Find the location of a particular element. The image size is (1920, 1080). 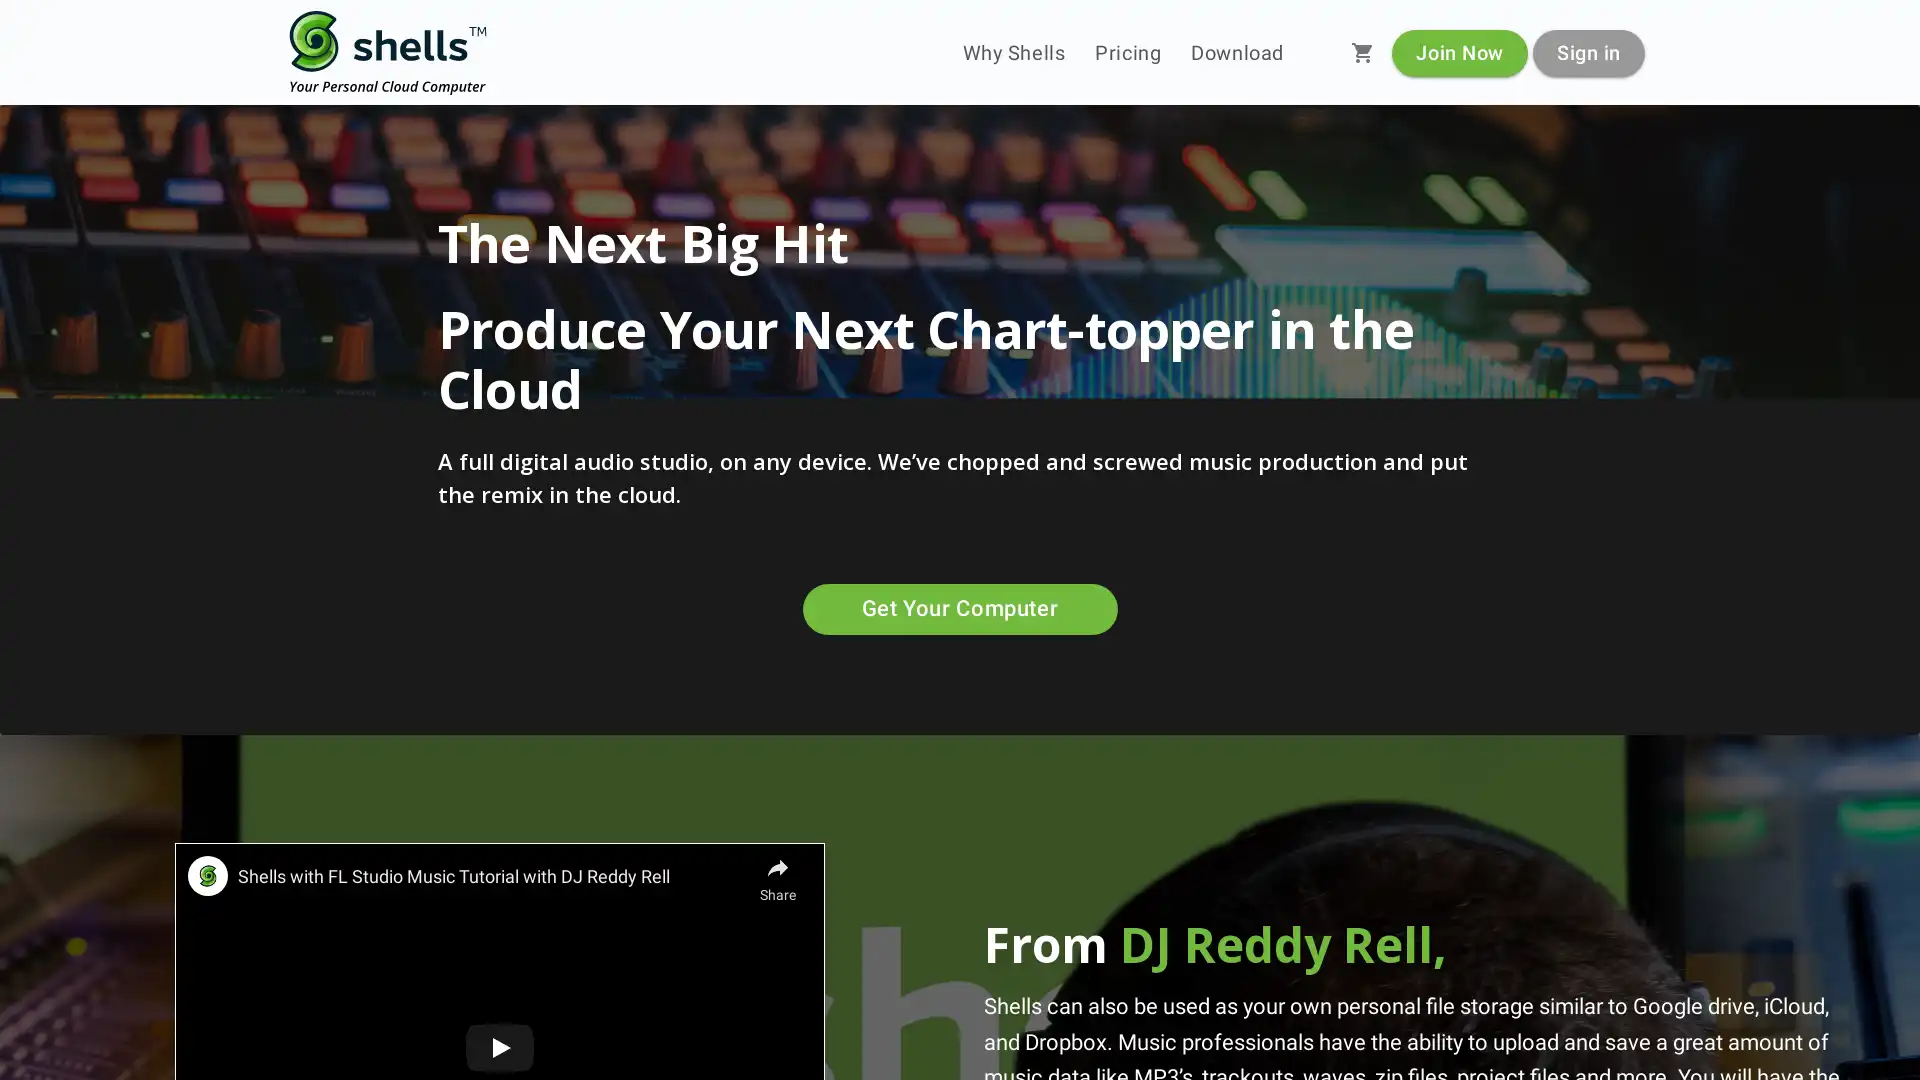

Download is located at coordinates (1236, 52).